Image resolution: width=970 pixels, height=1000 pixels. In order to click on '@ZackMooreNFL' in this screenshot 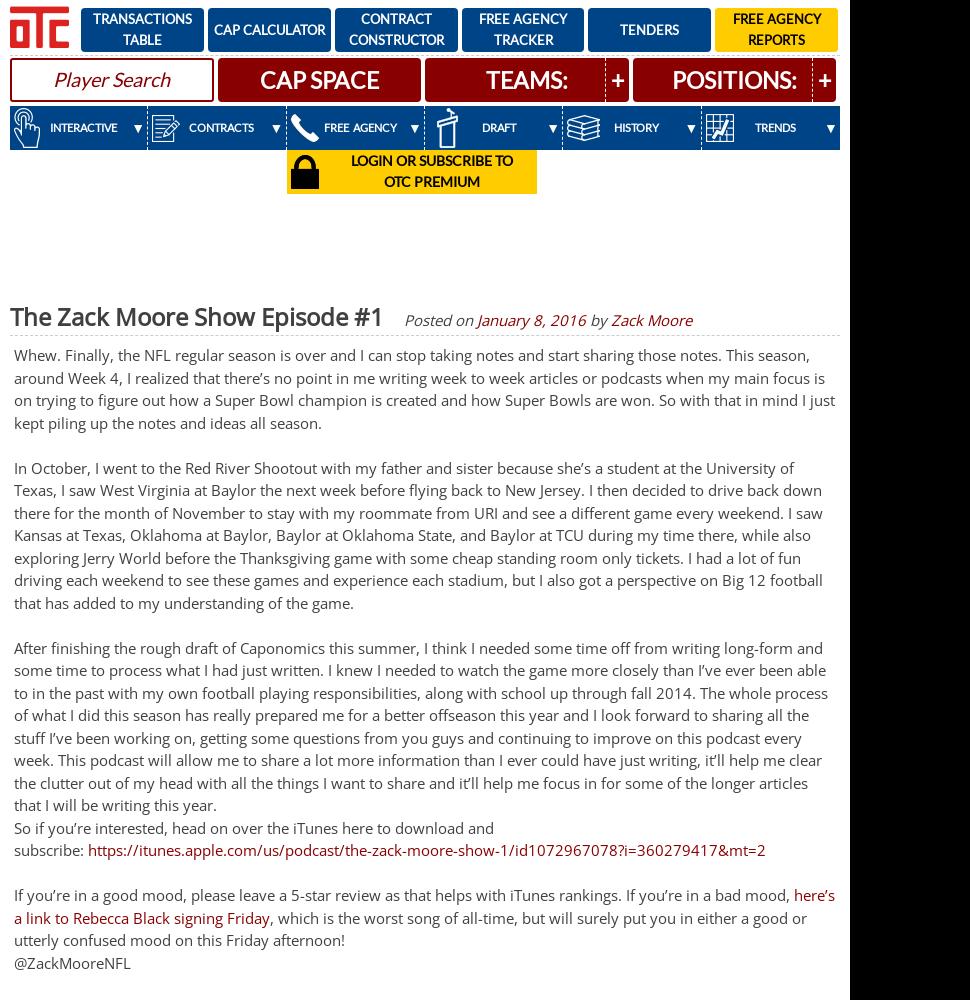, I will do `click(13, 961)`.